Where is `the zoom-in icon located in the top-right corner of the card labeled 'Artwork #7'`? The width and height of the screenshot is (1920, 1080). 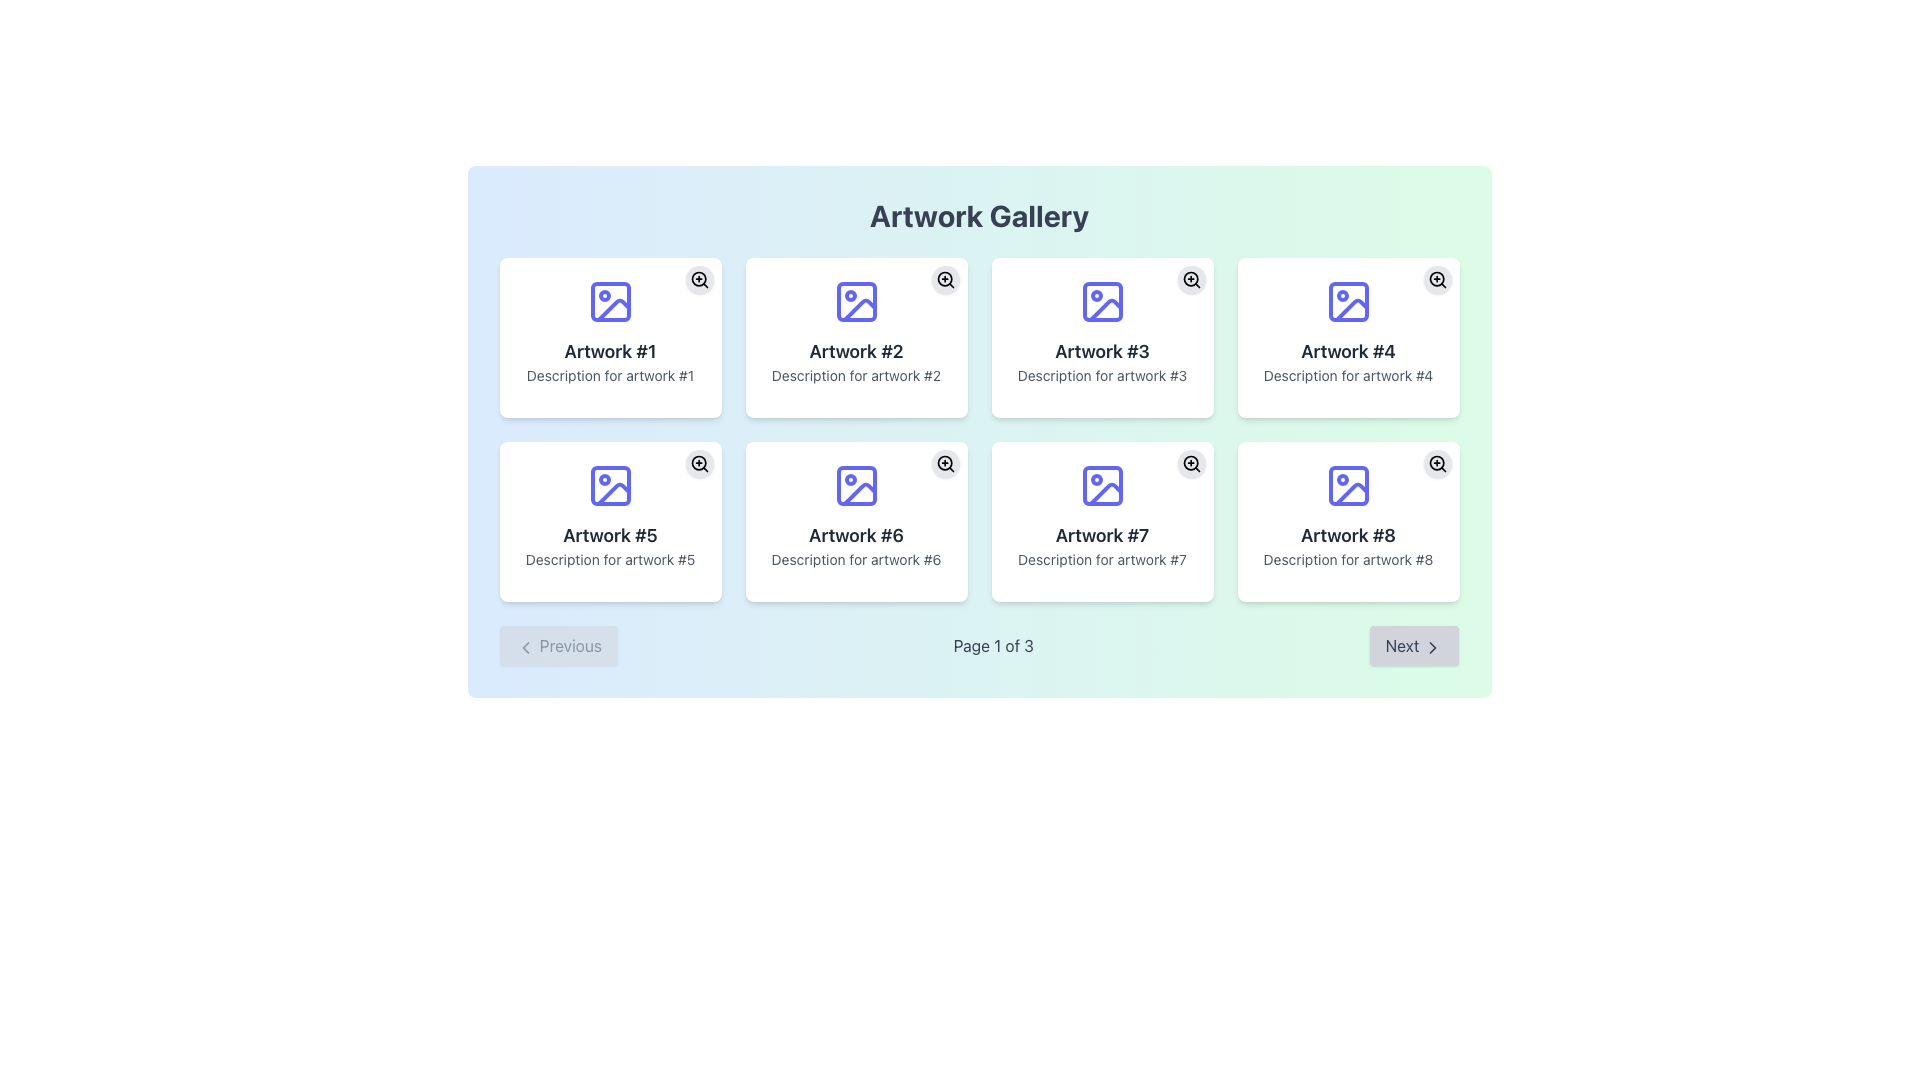
the zoom-in icon located in the top-right corner of the card labeled 'Artwork #7' is located at coordinates (1191, 463).